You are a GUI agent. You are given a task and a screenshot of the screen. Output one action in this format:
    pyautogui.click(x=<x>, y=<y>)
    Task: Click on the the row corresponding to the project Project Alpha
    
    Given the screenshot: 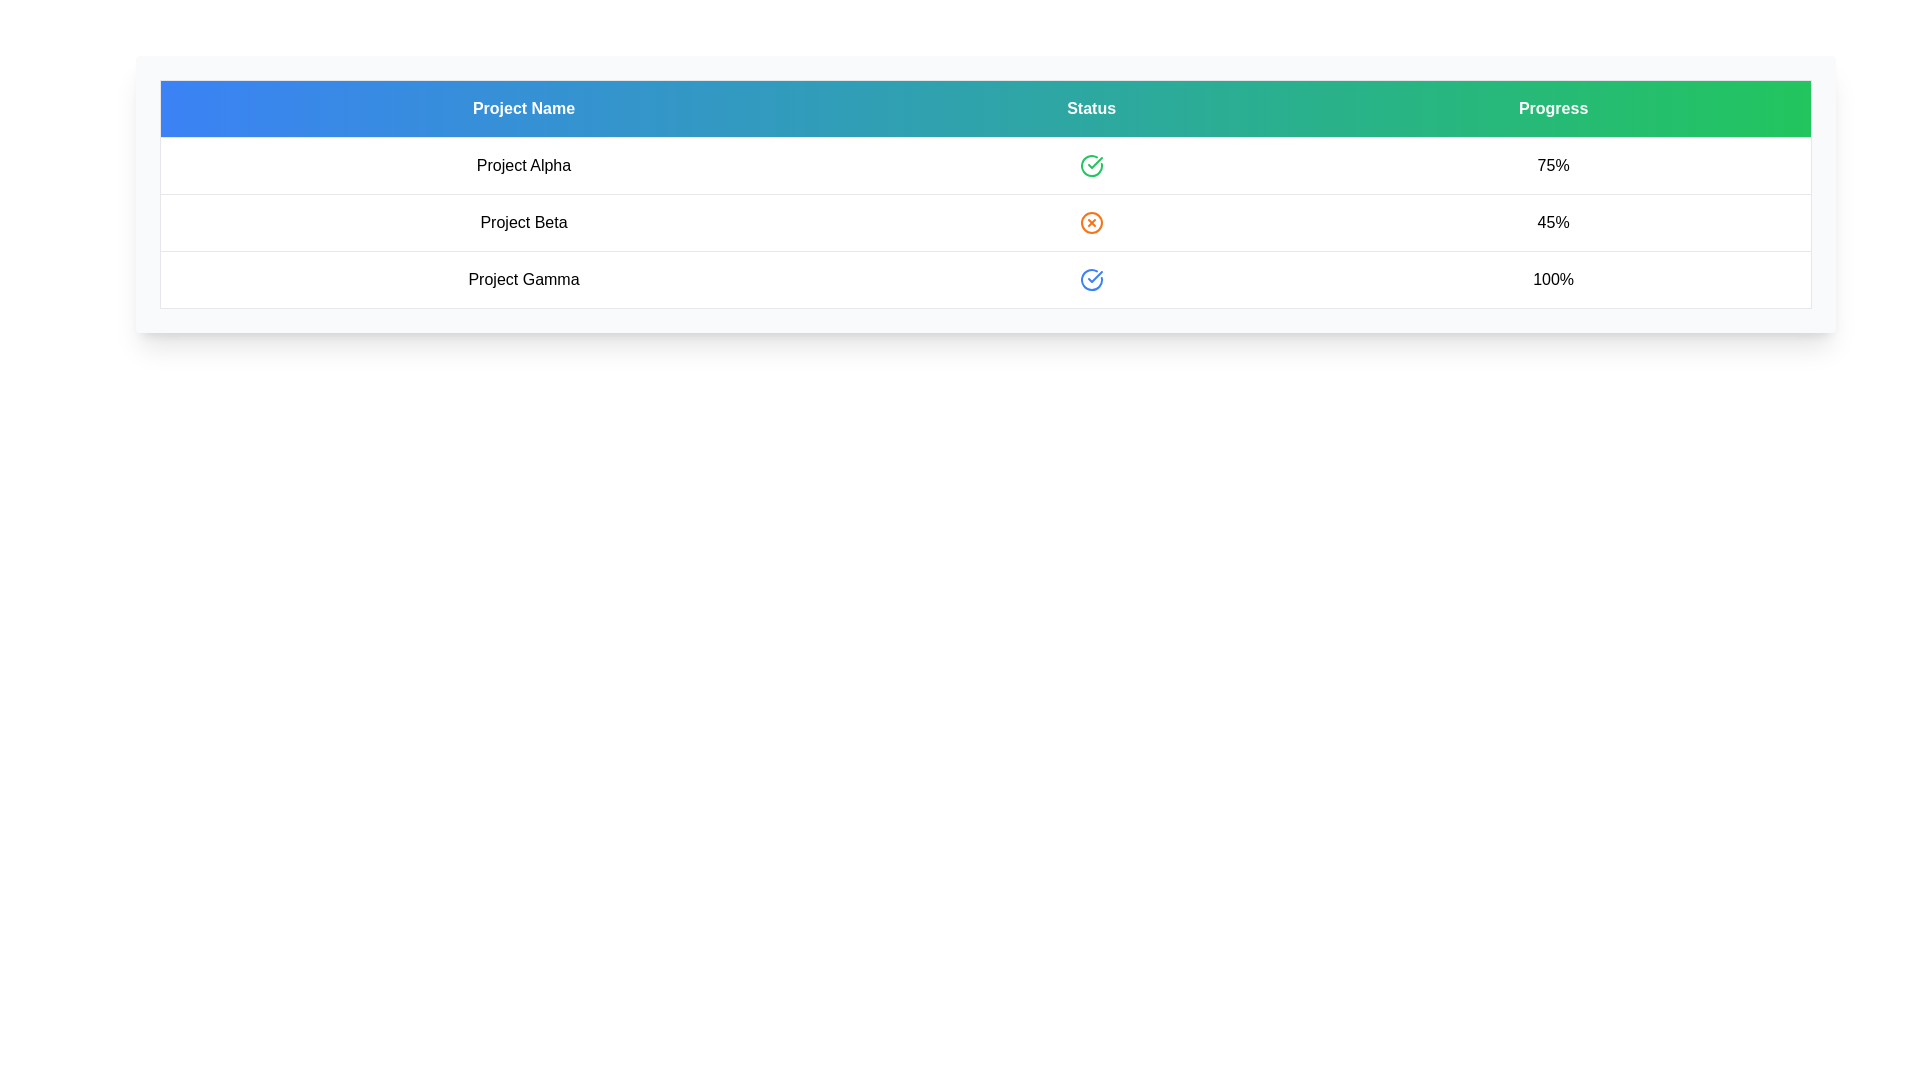 What is the action you would take?
    pyautogui.click(x=523, y=164)
    